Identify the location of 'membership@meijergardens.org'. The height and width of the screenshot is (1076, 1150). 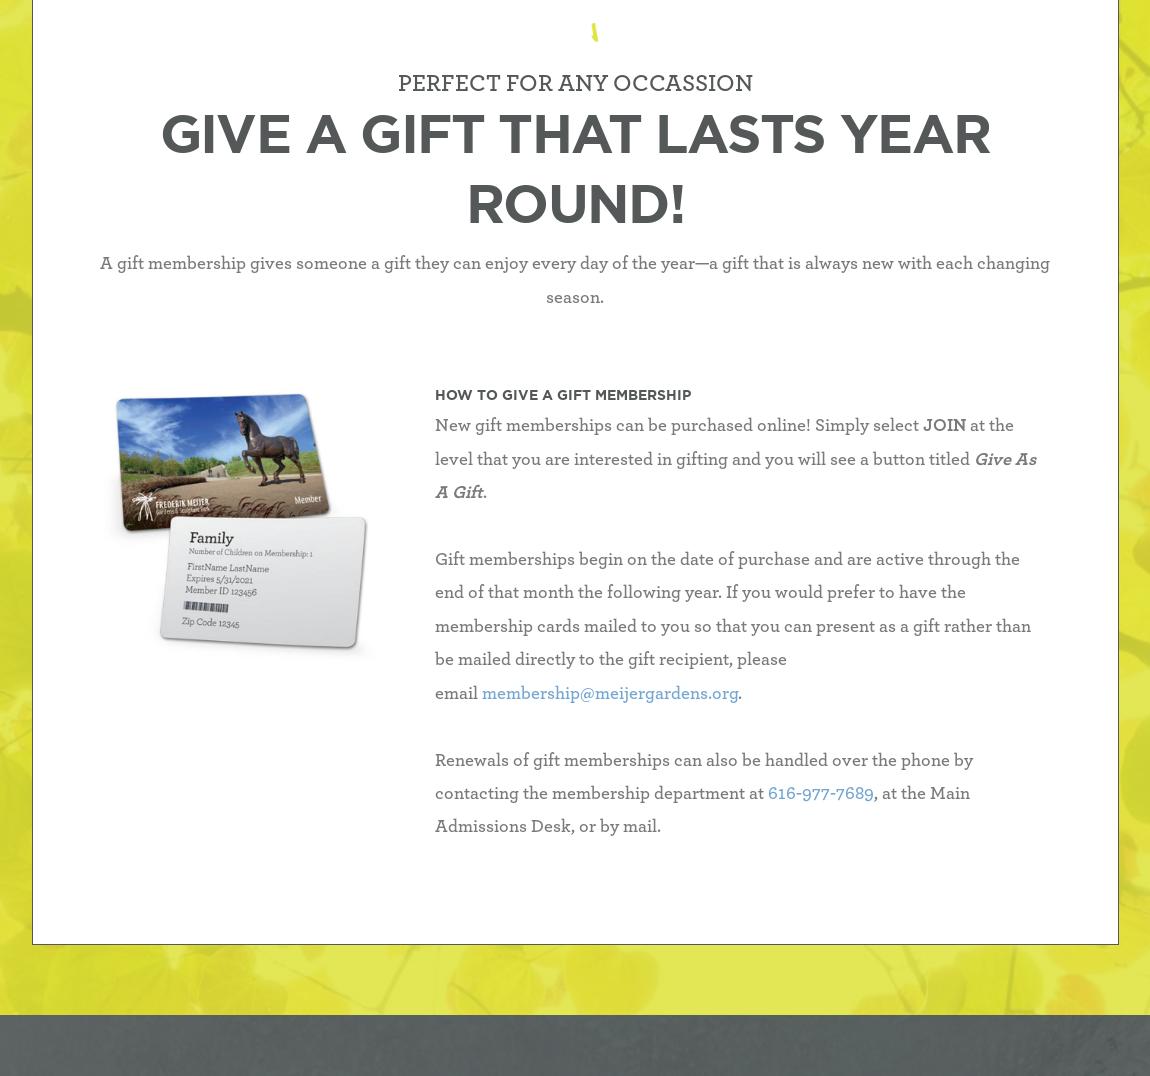
(608, 693).